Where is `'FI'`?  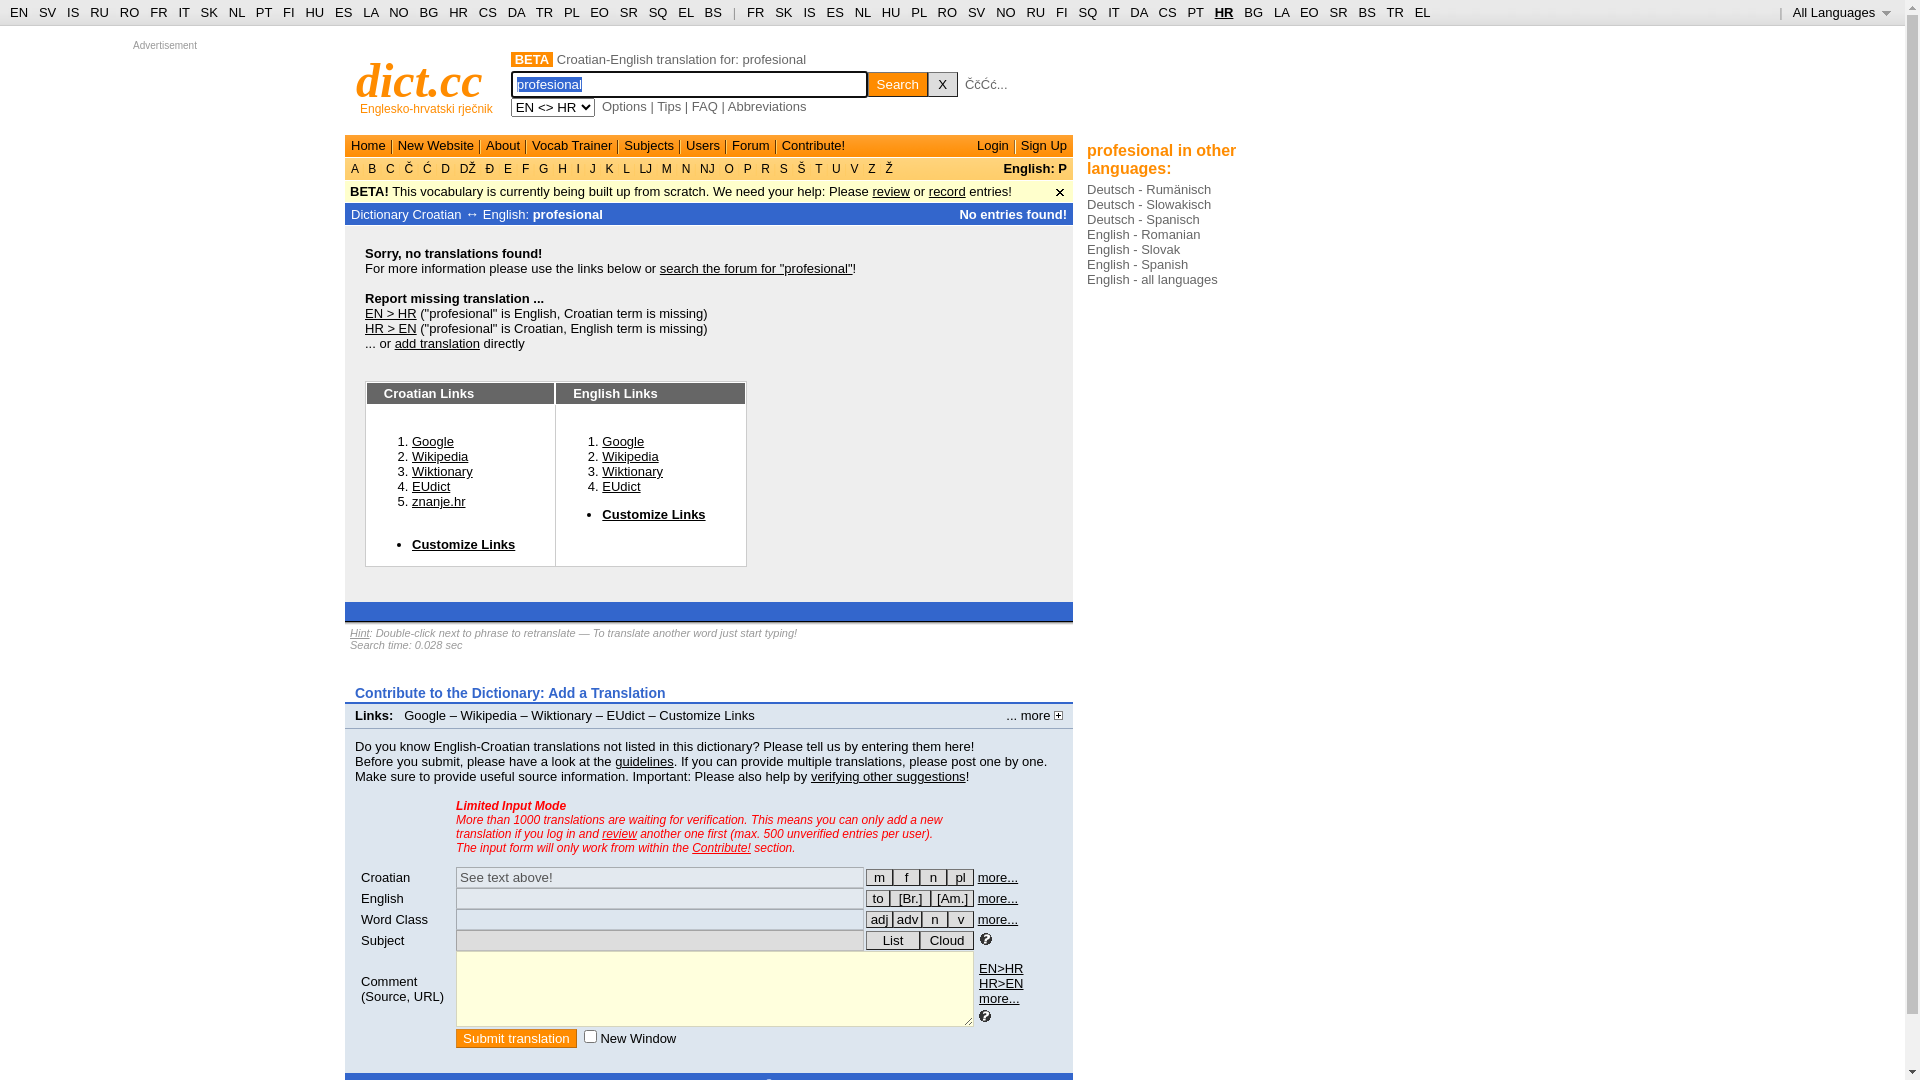 'FI' is located at coordinates (1060, 12).